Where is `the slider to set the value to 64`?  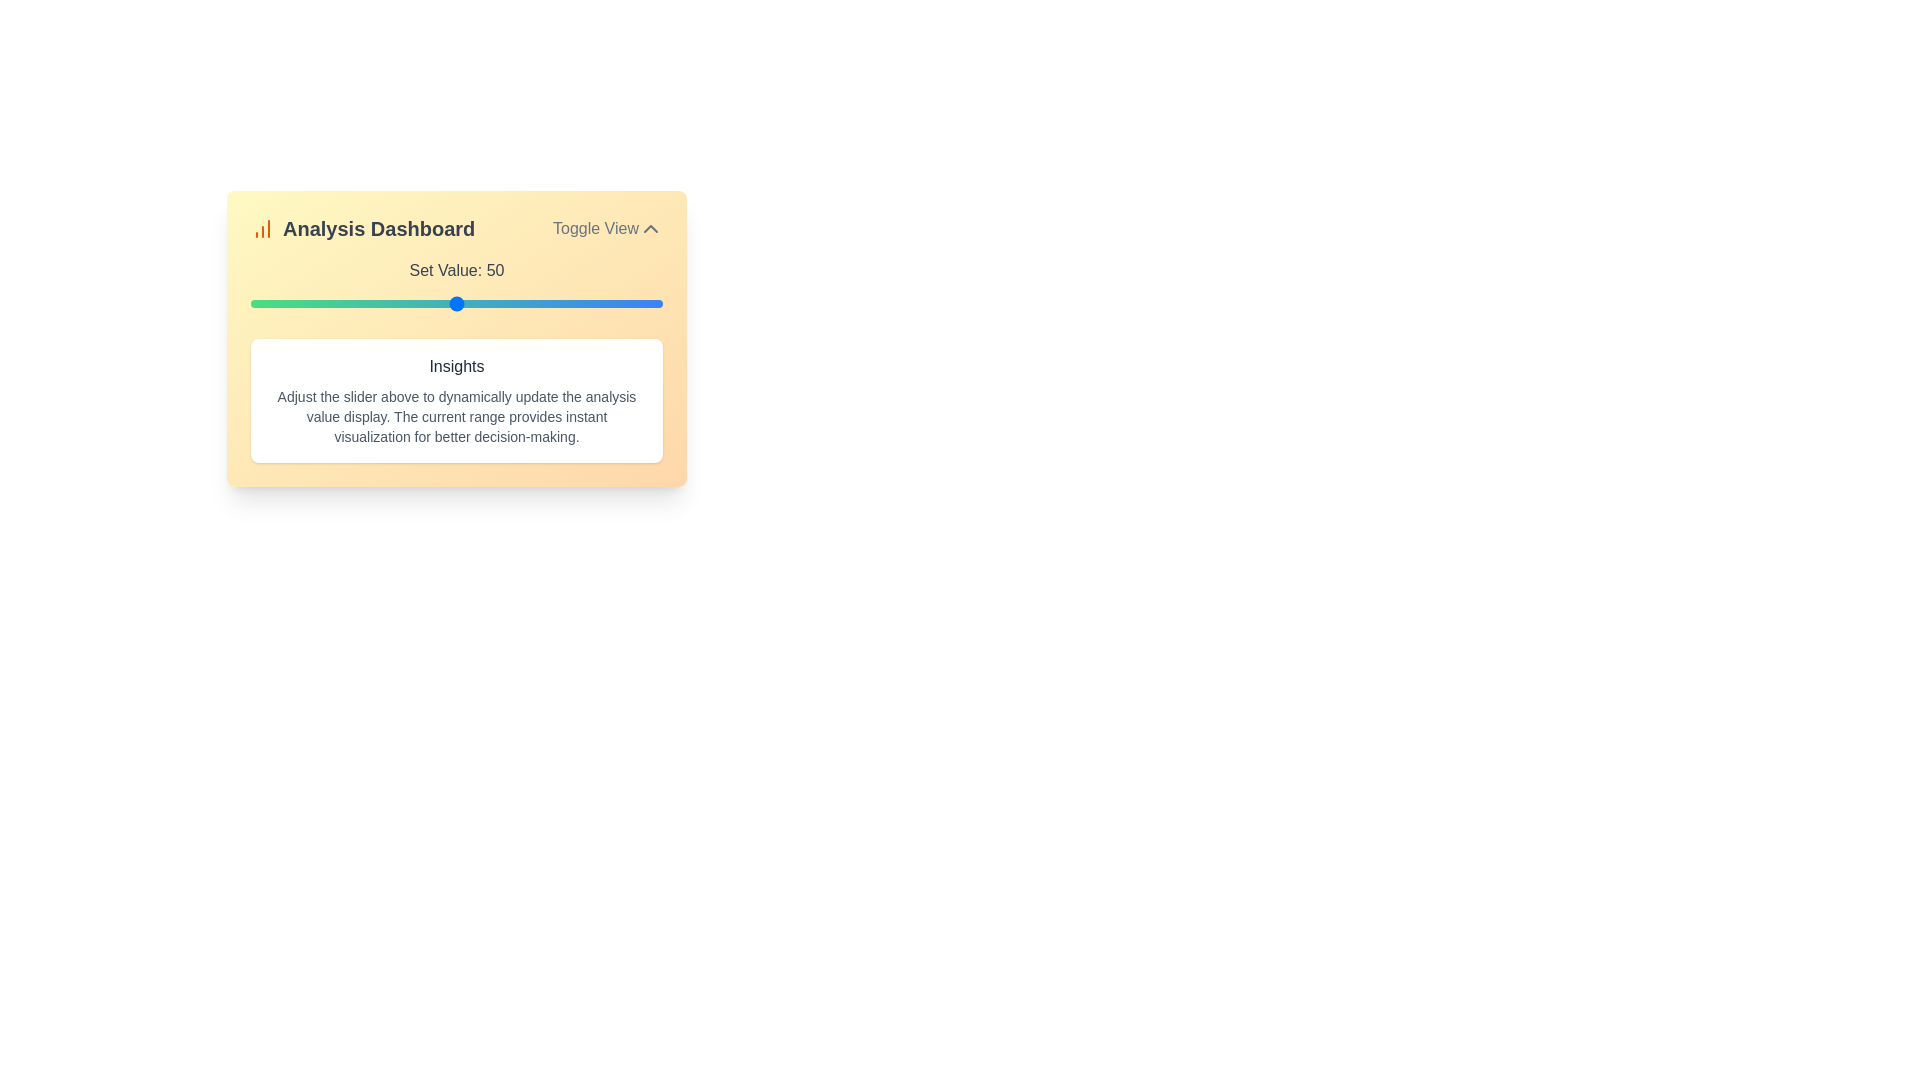
the slider to set the value to 64 is located at coordinates (514, 304).